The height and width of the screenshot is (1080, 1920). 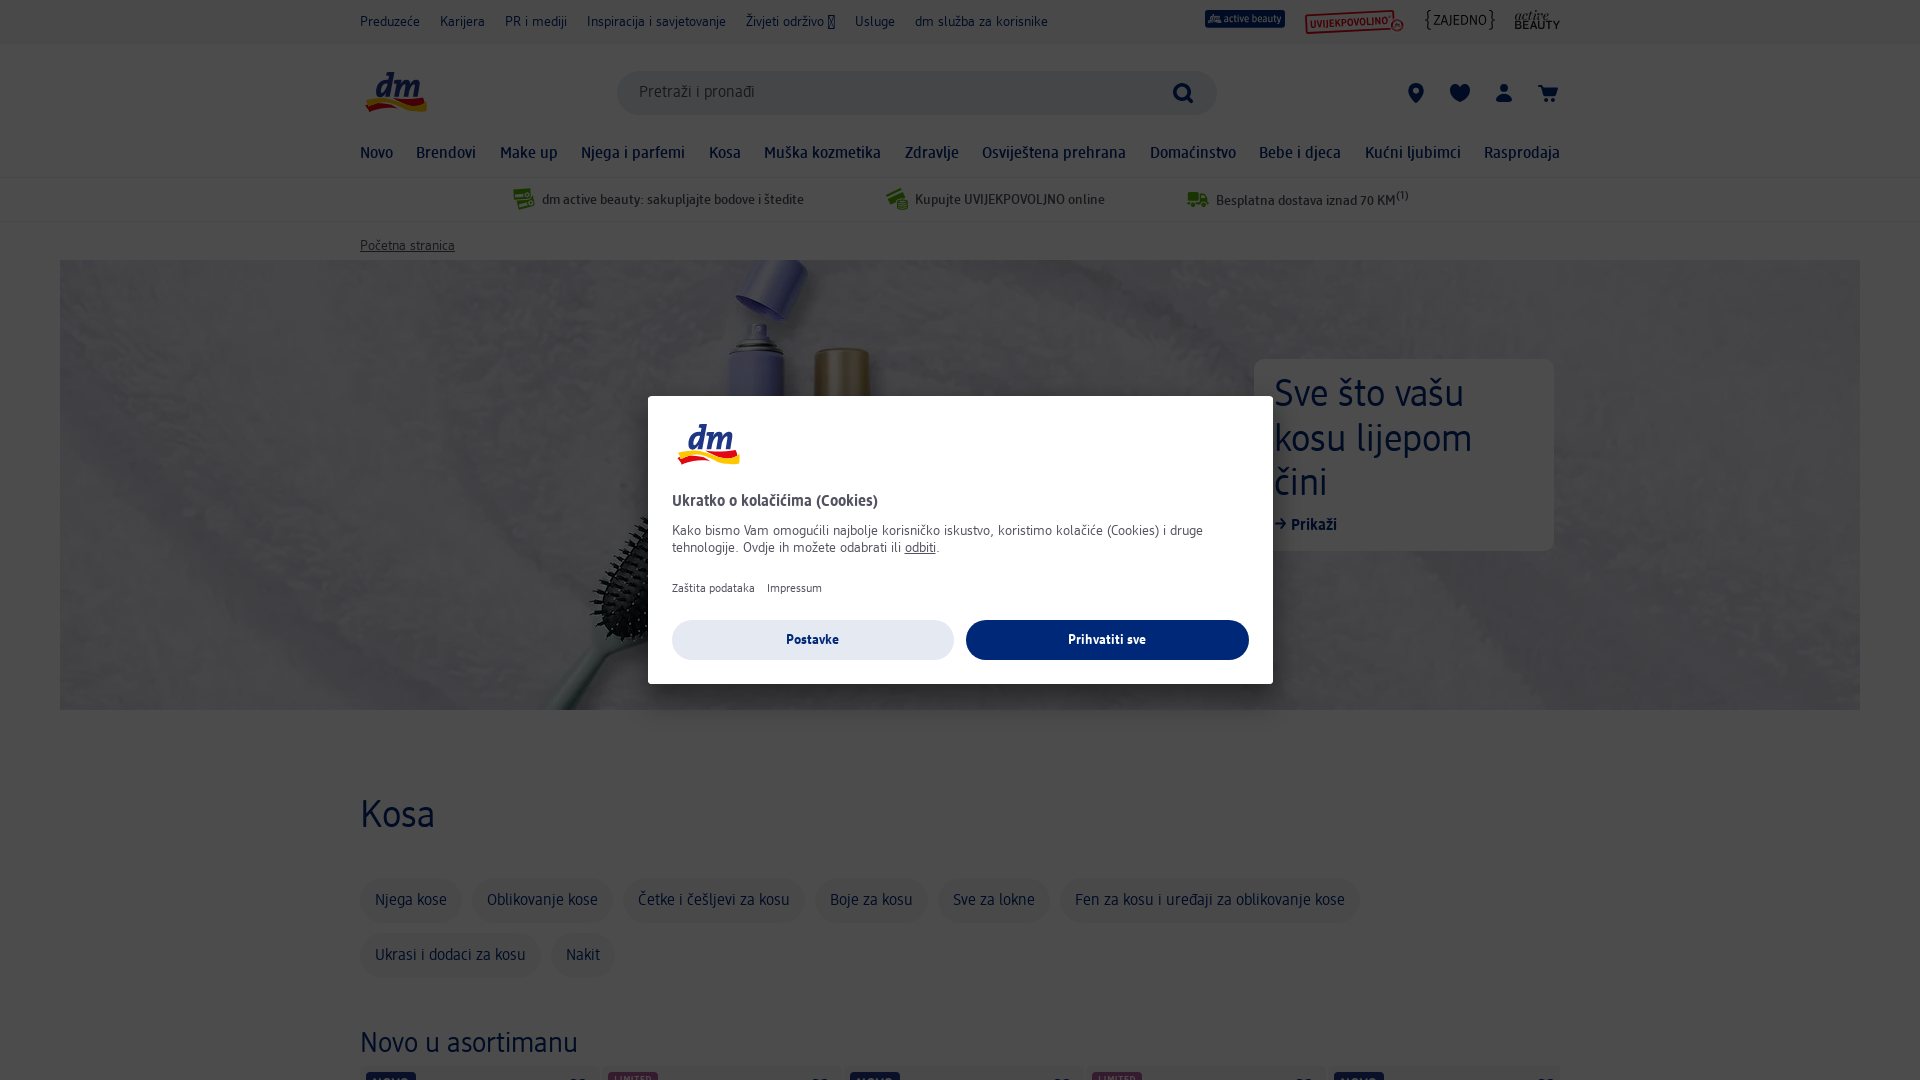 I want to click on 'Sve za lokne', so click(x=985, y=900).